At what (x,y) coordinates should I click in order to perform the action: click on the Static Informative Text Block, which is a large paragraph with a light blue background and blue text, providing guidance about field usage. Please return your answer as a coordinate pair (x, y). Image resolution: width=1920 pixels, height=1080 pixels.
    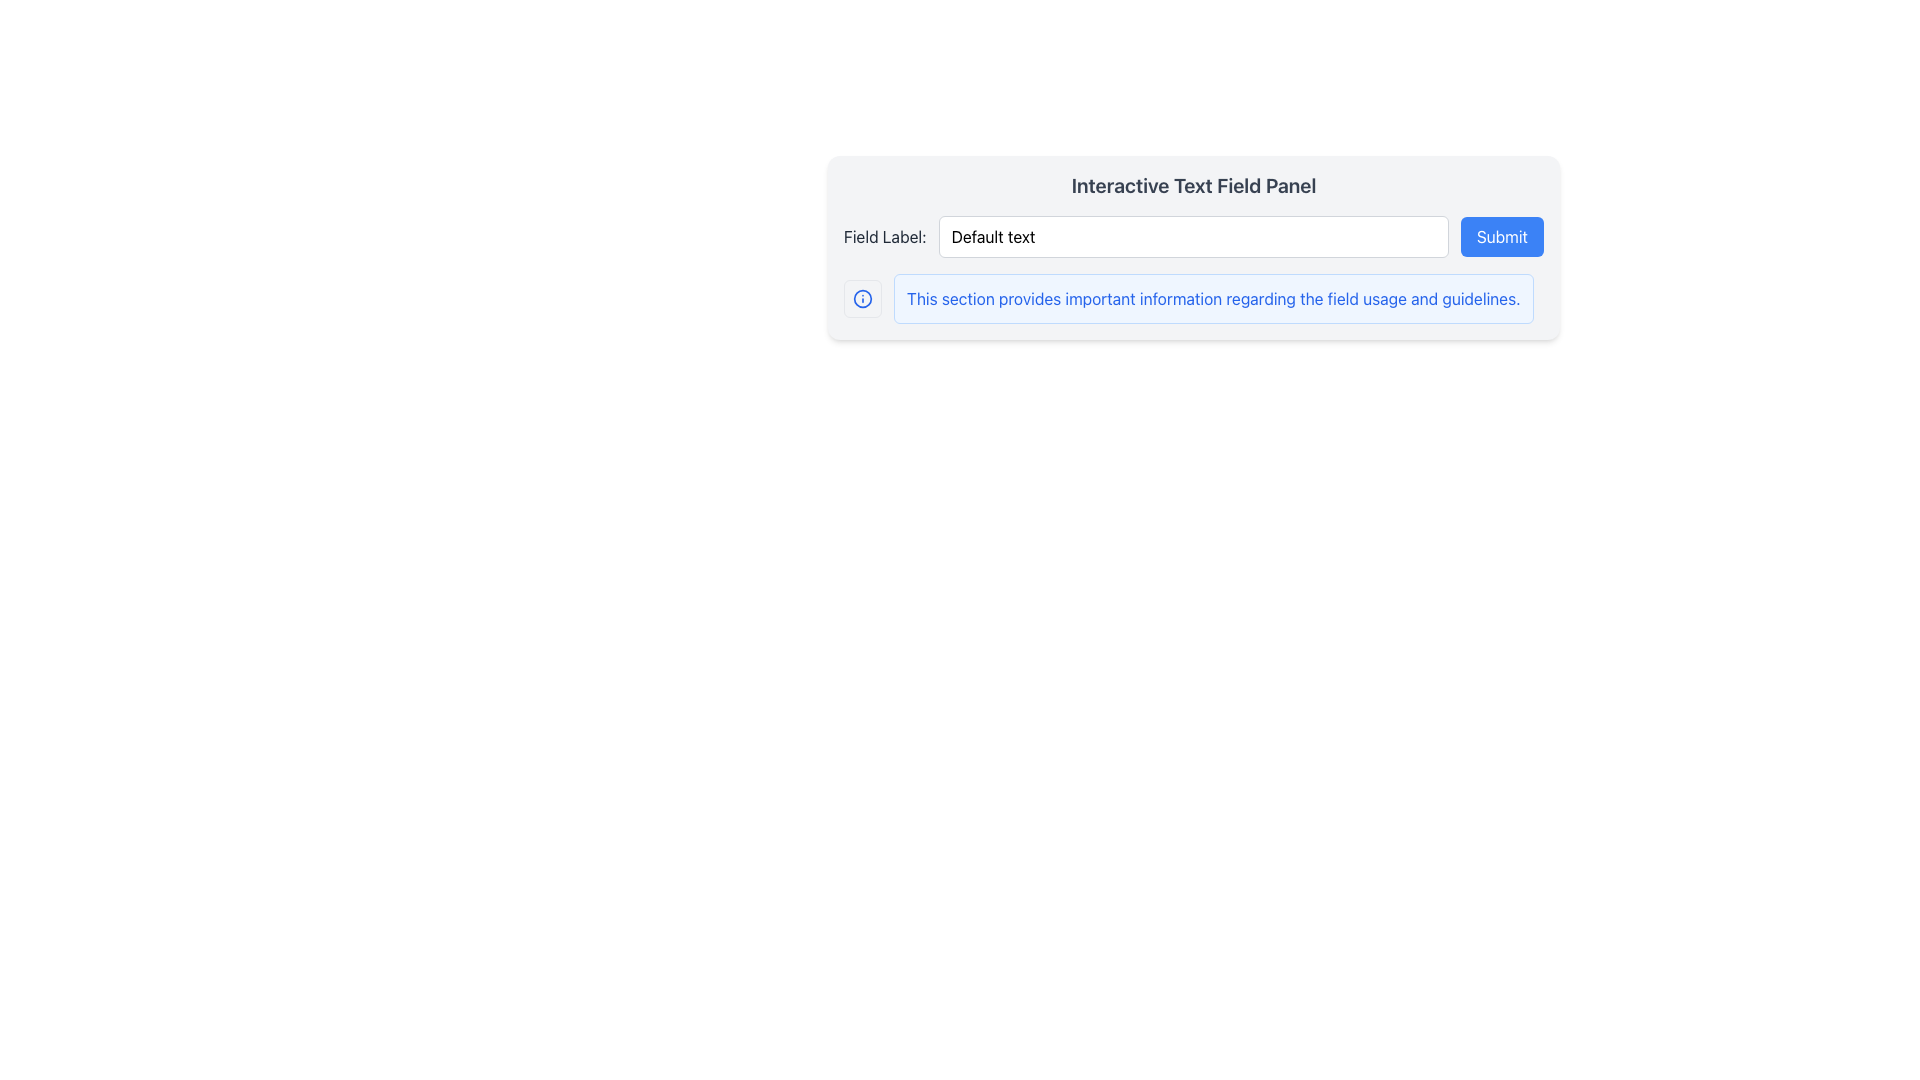
    Looking at the image, I should click on (1212, 299).